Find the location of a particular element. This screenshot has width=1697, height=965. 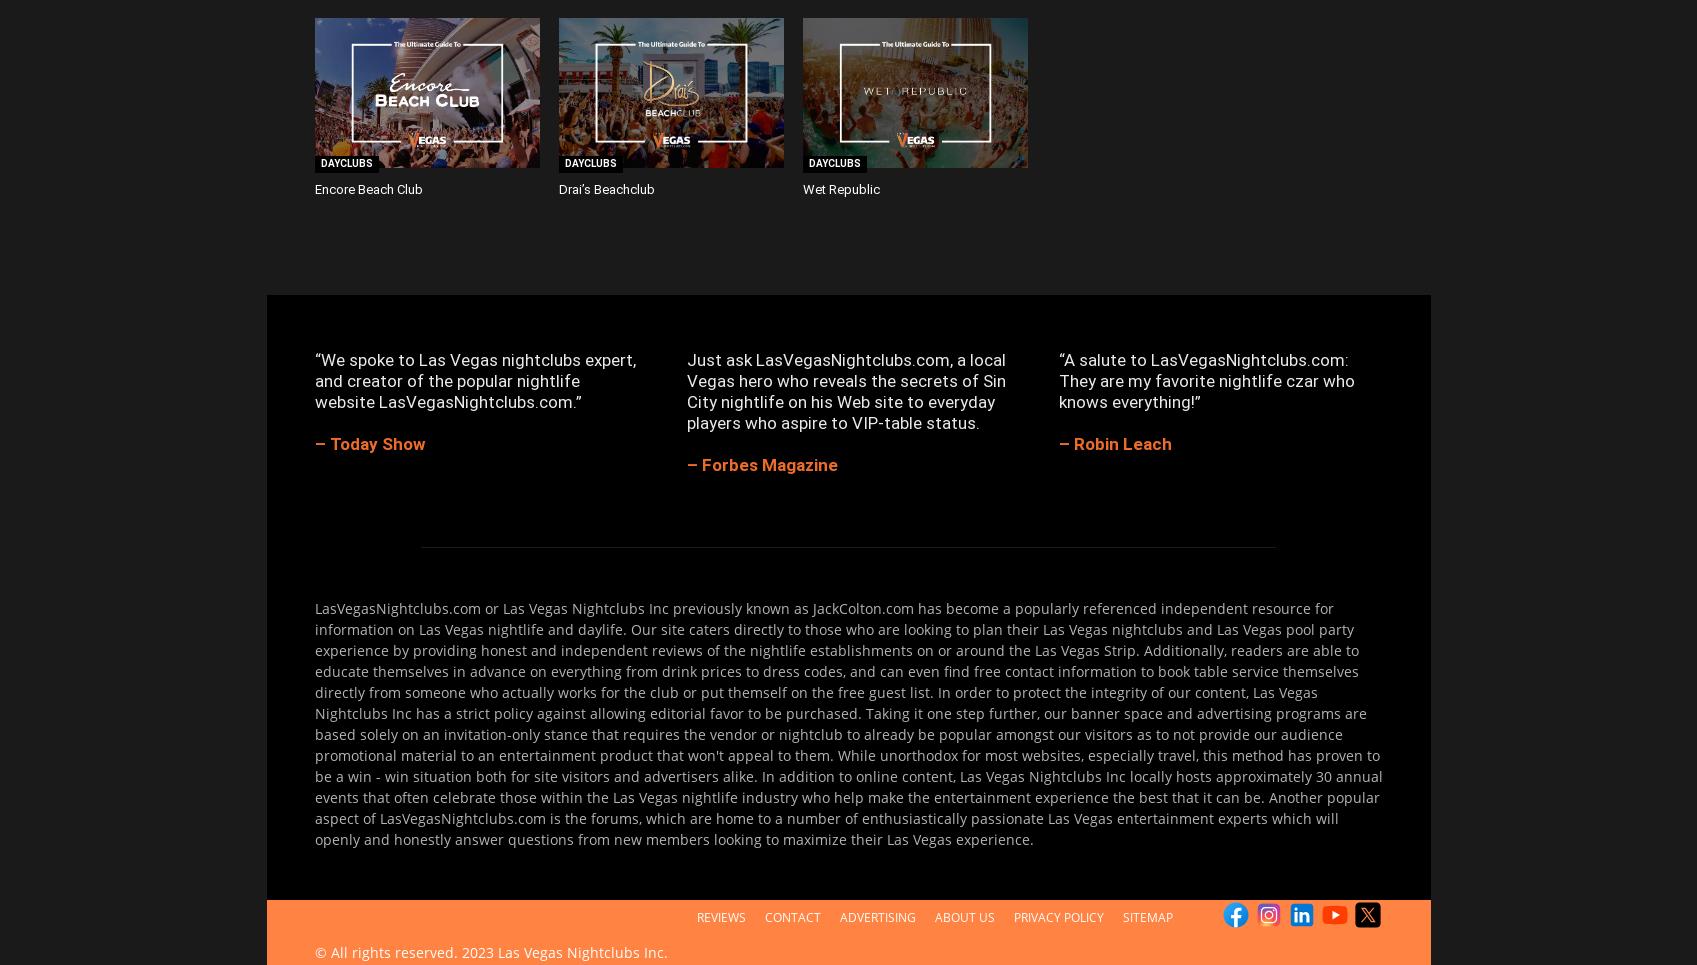

'Encore Beach Club' is located at coordinates (368, 188).